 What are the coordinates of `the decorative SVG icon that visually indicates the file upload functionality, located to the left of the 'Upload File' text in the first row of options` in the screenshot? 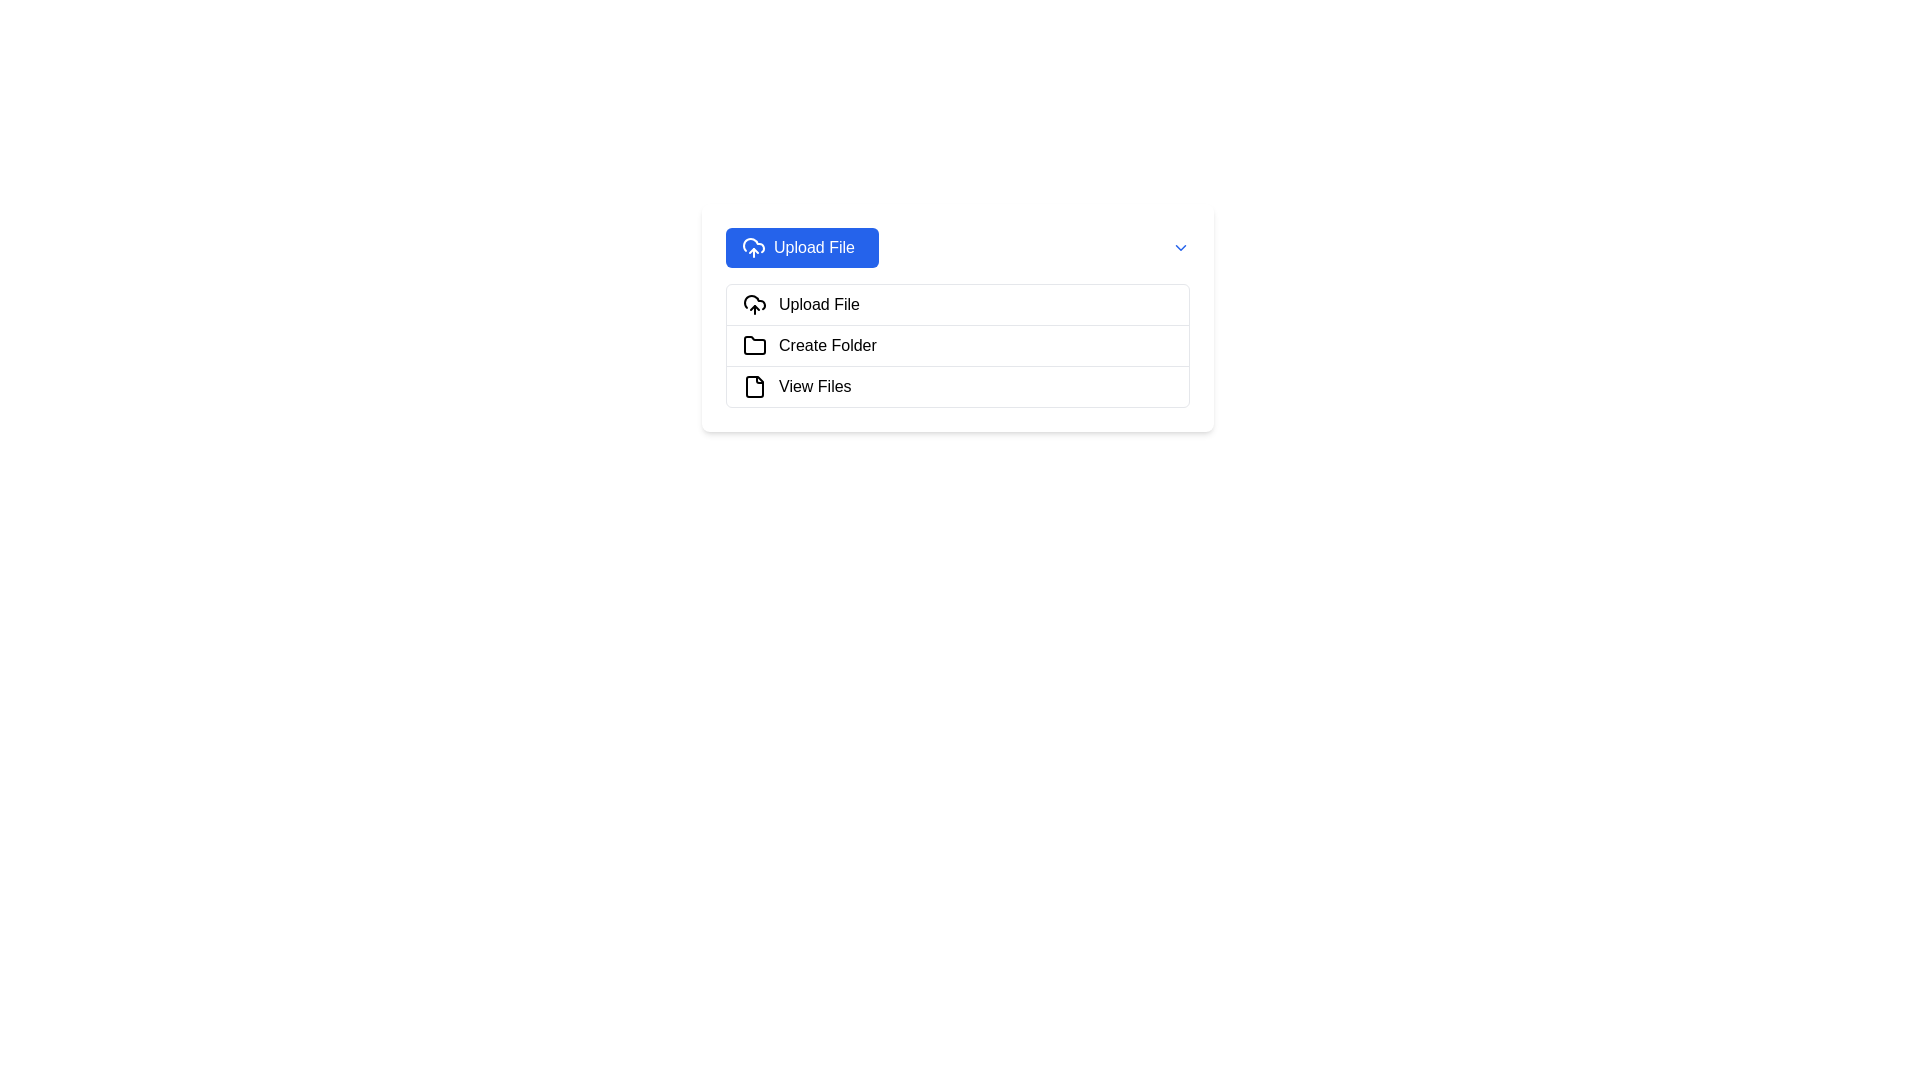 It's located at (753, 304).